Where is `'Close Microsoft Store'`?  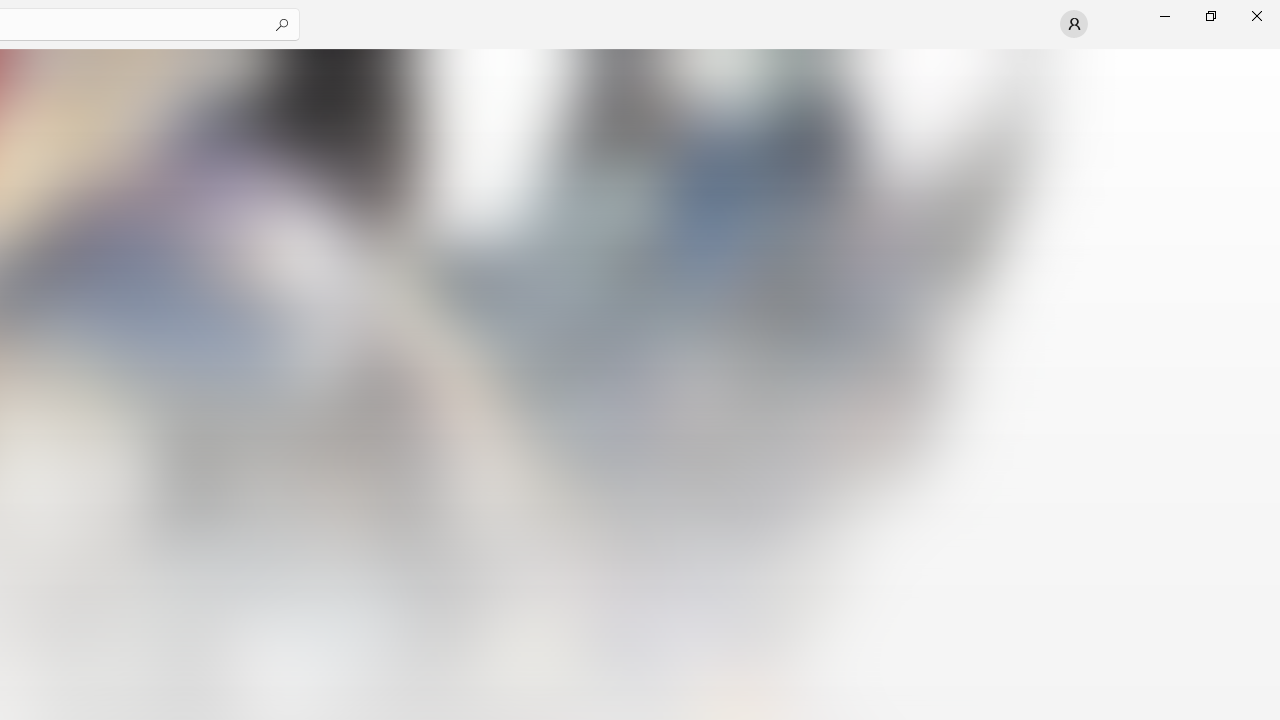
'Close Microsoft Store' is located at coordinates (1255, 15).